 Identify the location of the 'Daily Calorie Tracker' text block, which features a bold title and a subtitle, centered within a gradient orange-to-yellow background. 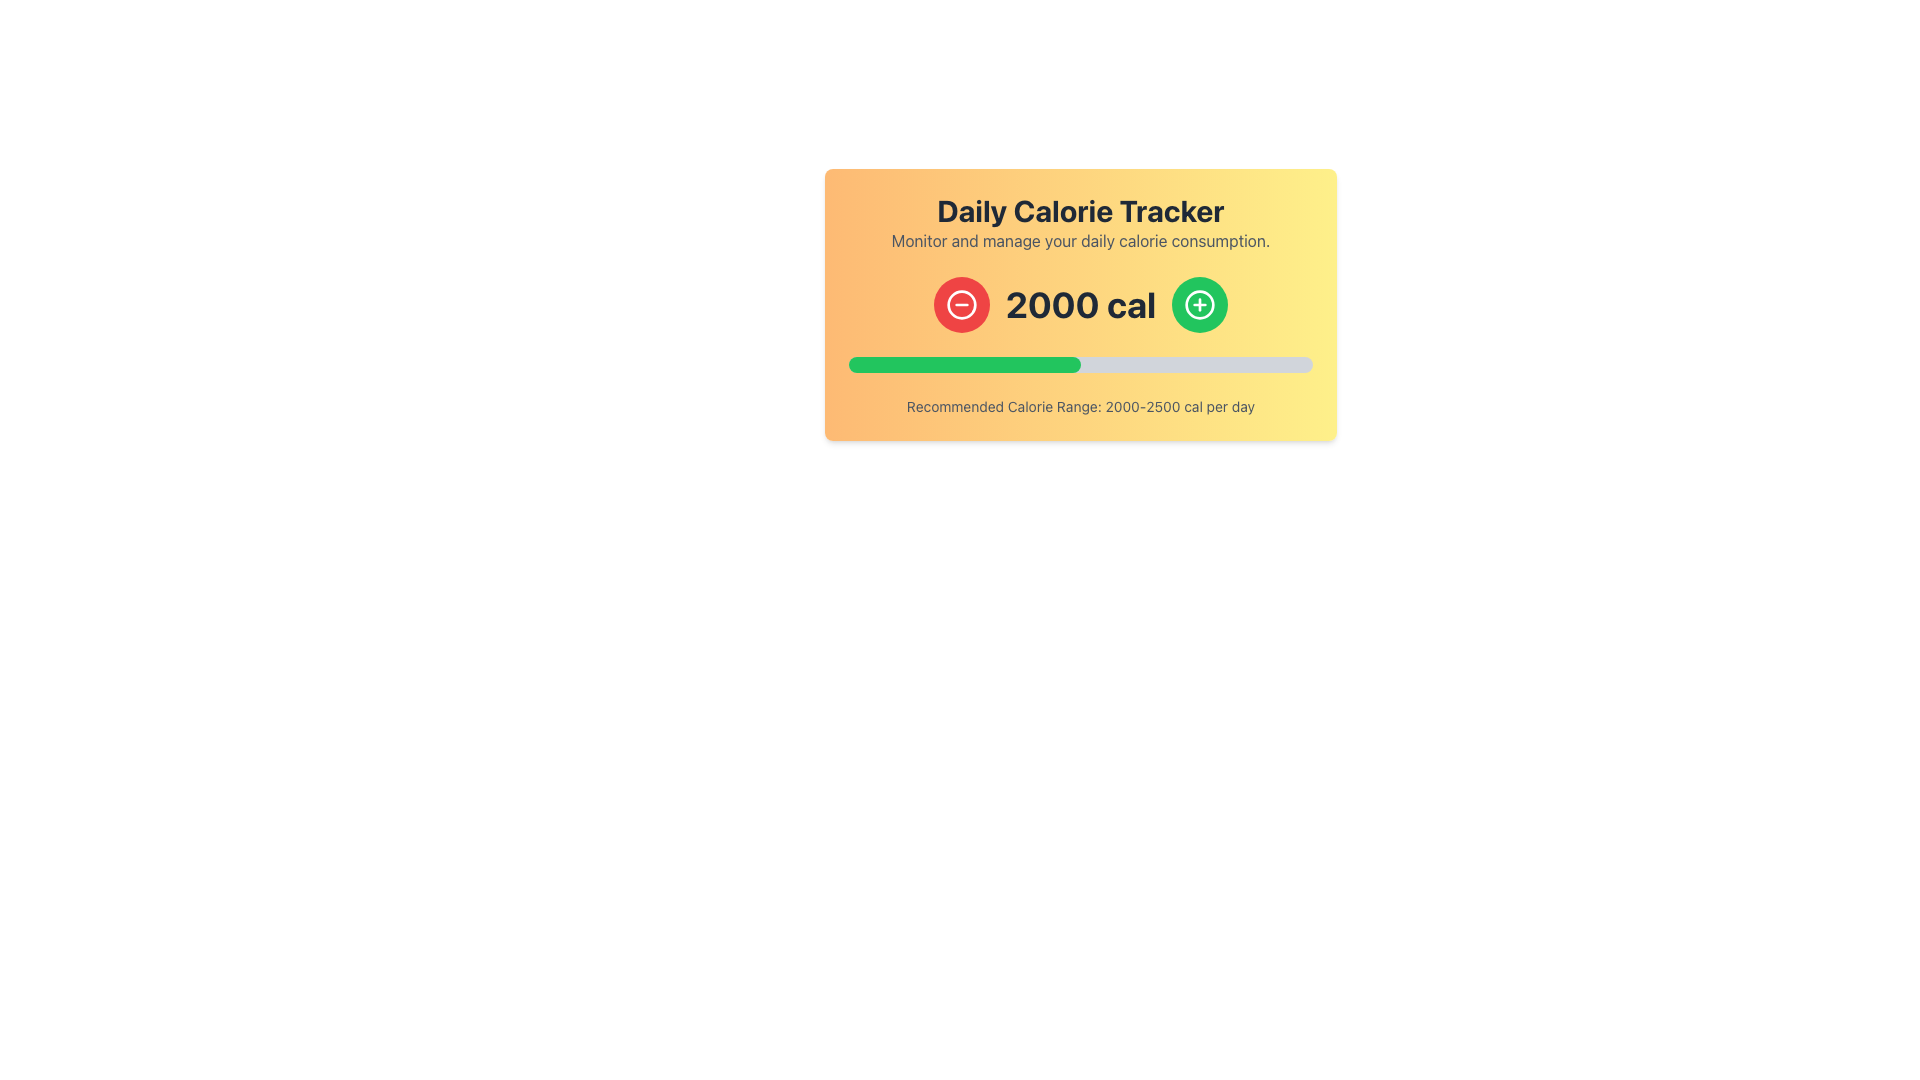
(1079, 223).